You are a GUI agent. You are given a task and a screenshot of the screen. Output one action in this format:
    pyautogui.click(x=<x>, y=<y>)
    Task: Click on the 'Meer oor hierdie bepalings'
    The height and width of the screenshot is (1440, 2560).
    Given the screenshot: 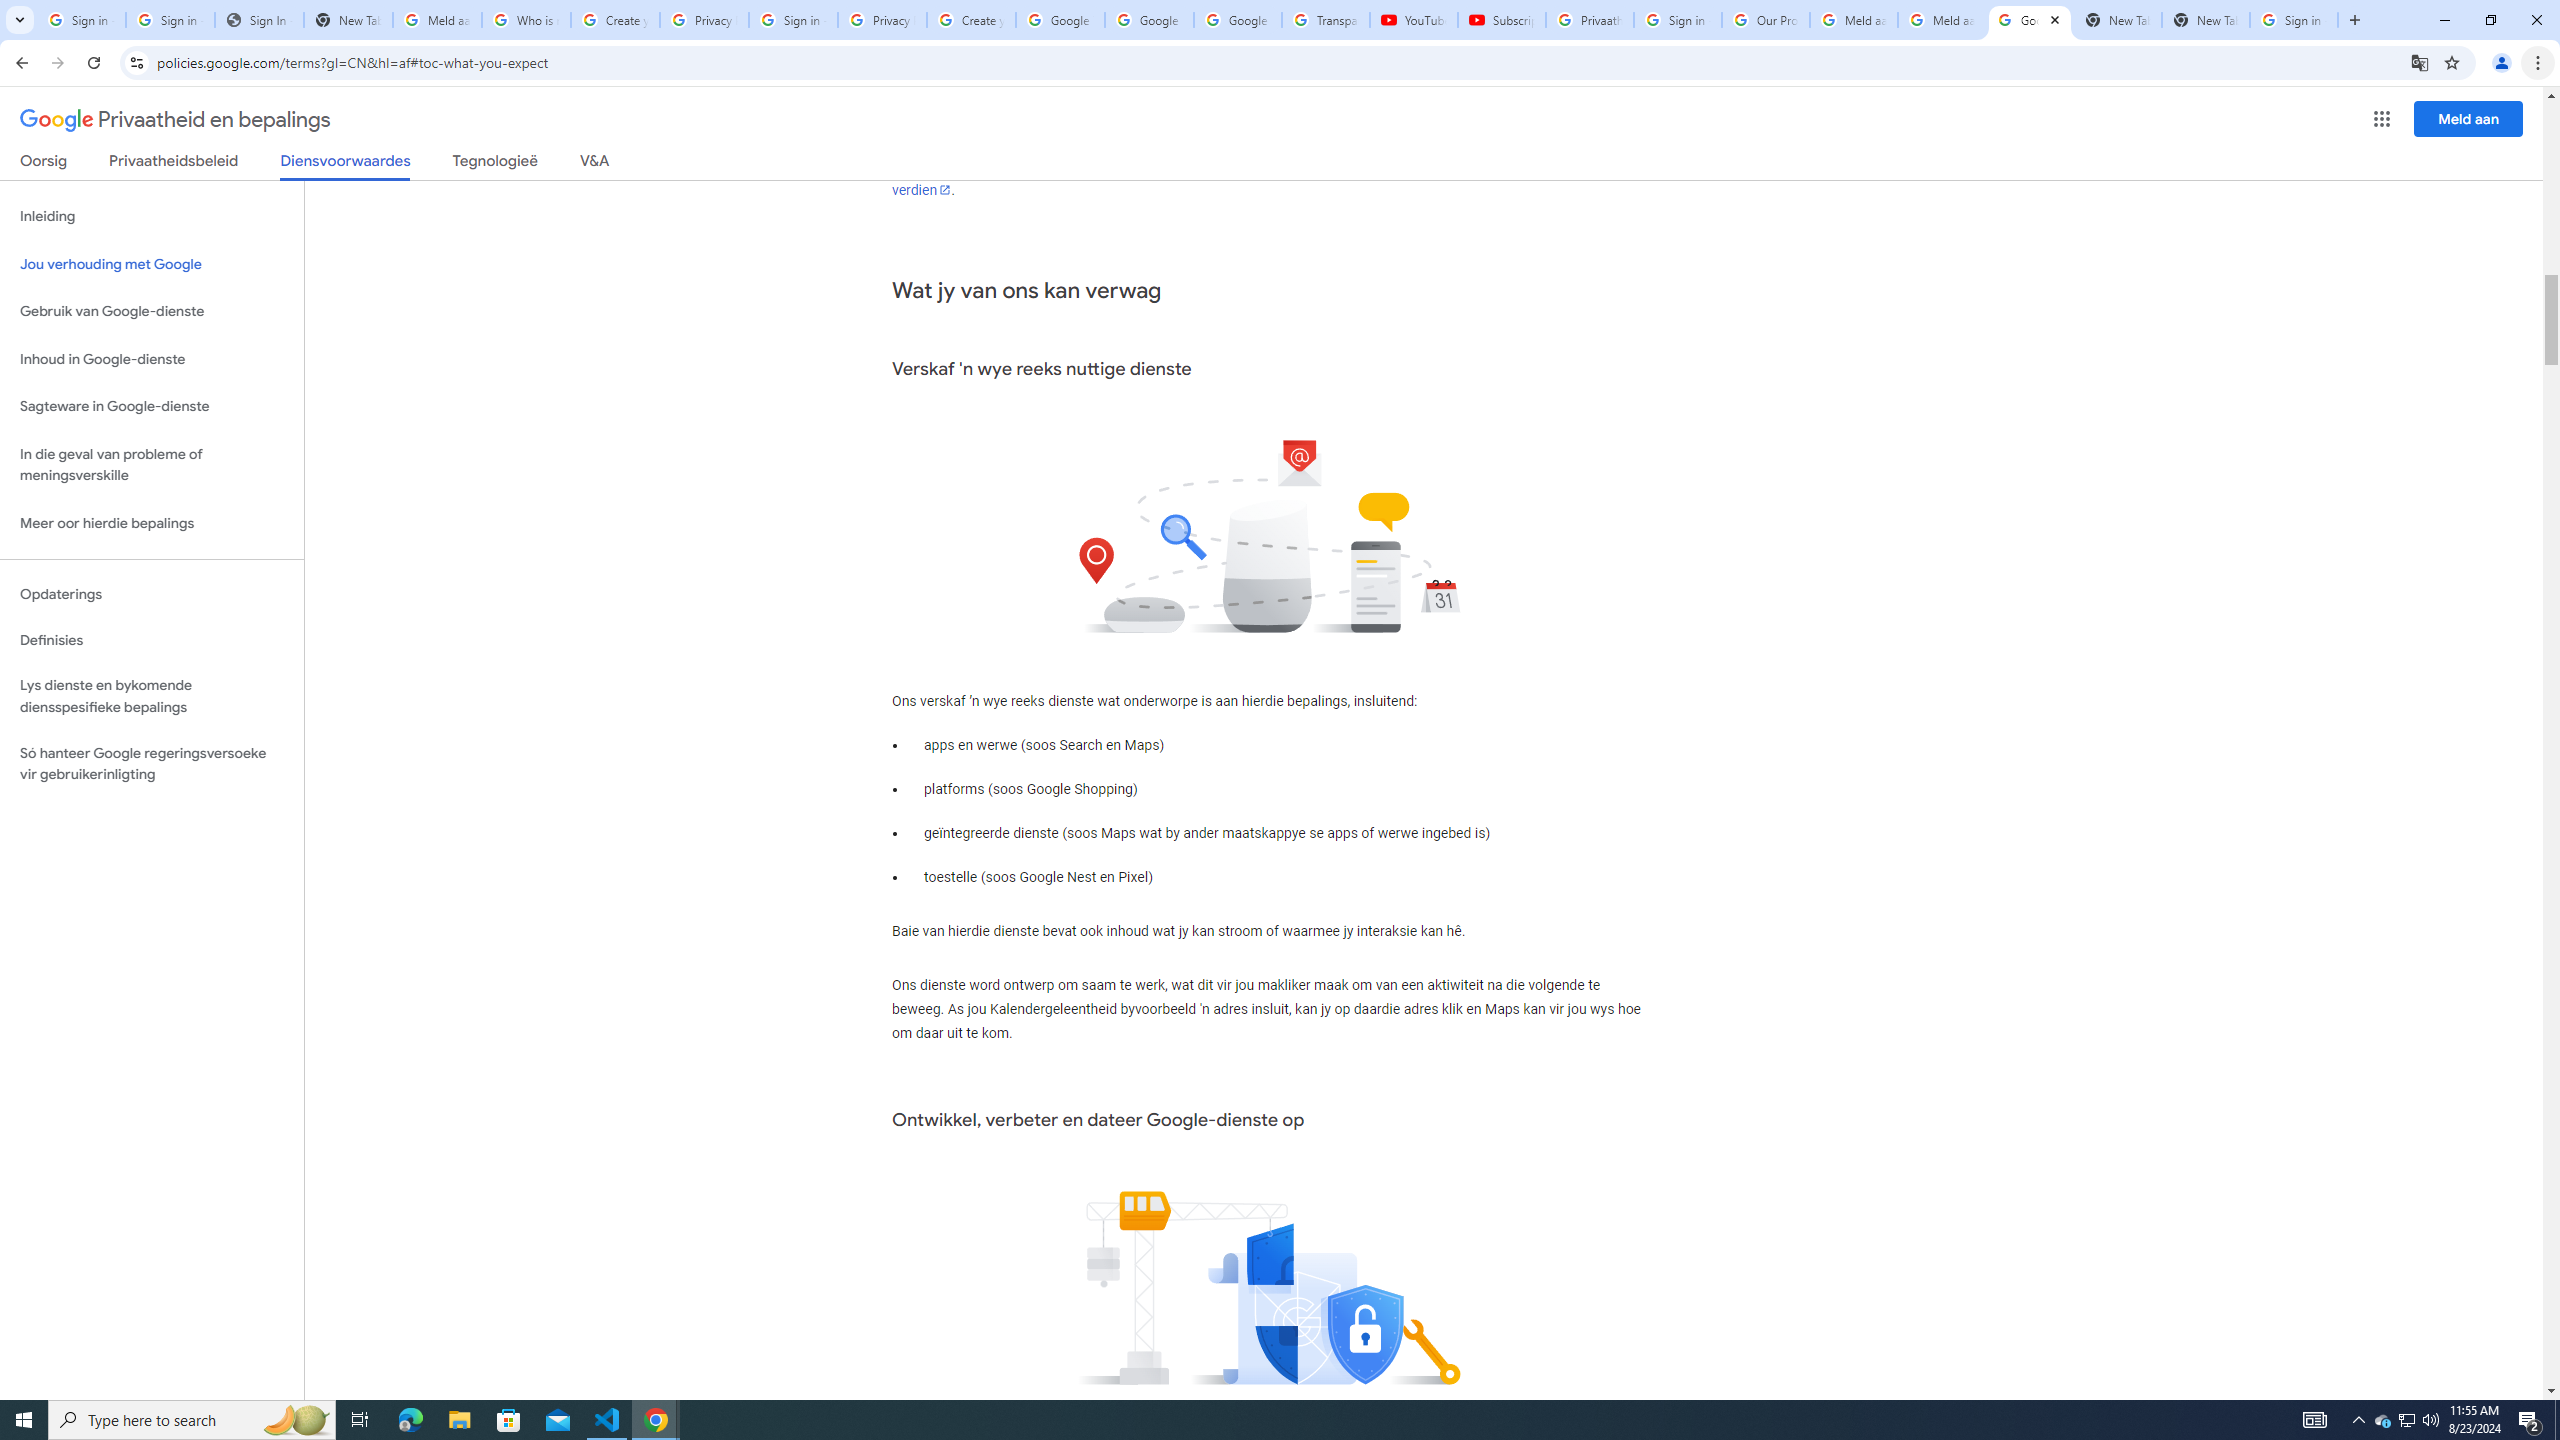 What is the action you would take?
    pyautogui.click(x=151, y=524)
    